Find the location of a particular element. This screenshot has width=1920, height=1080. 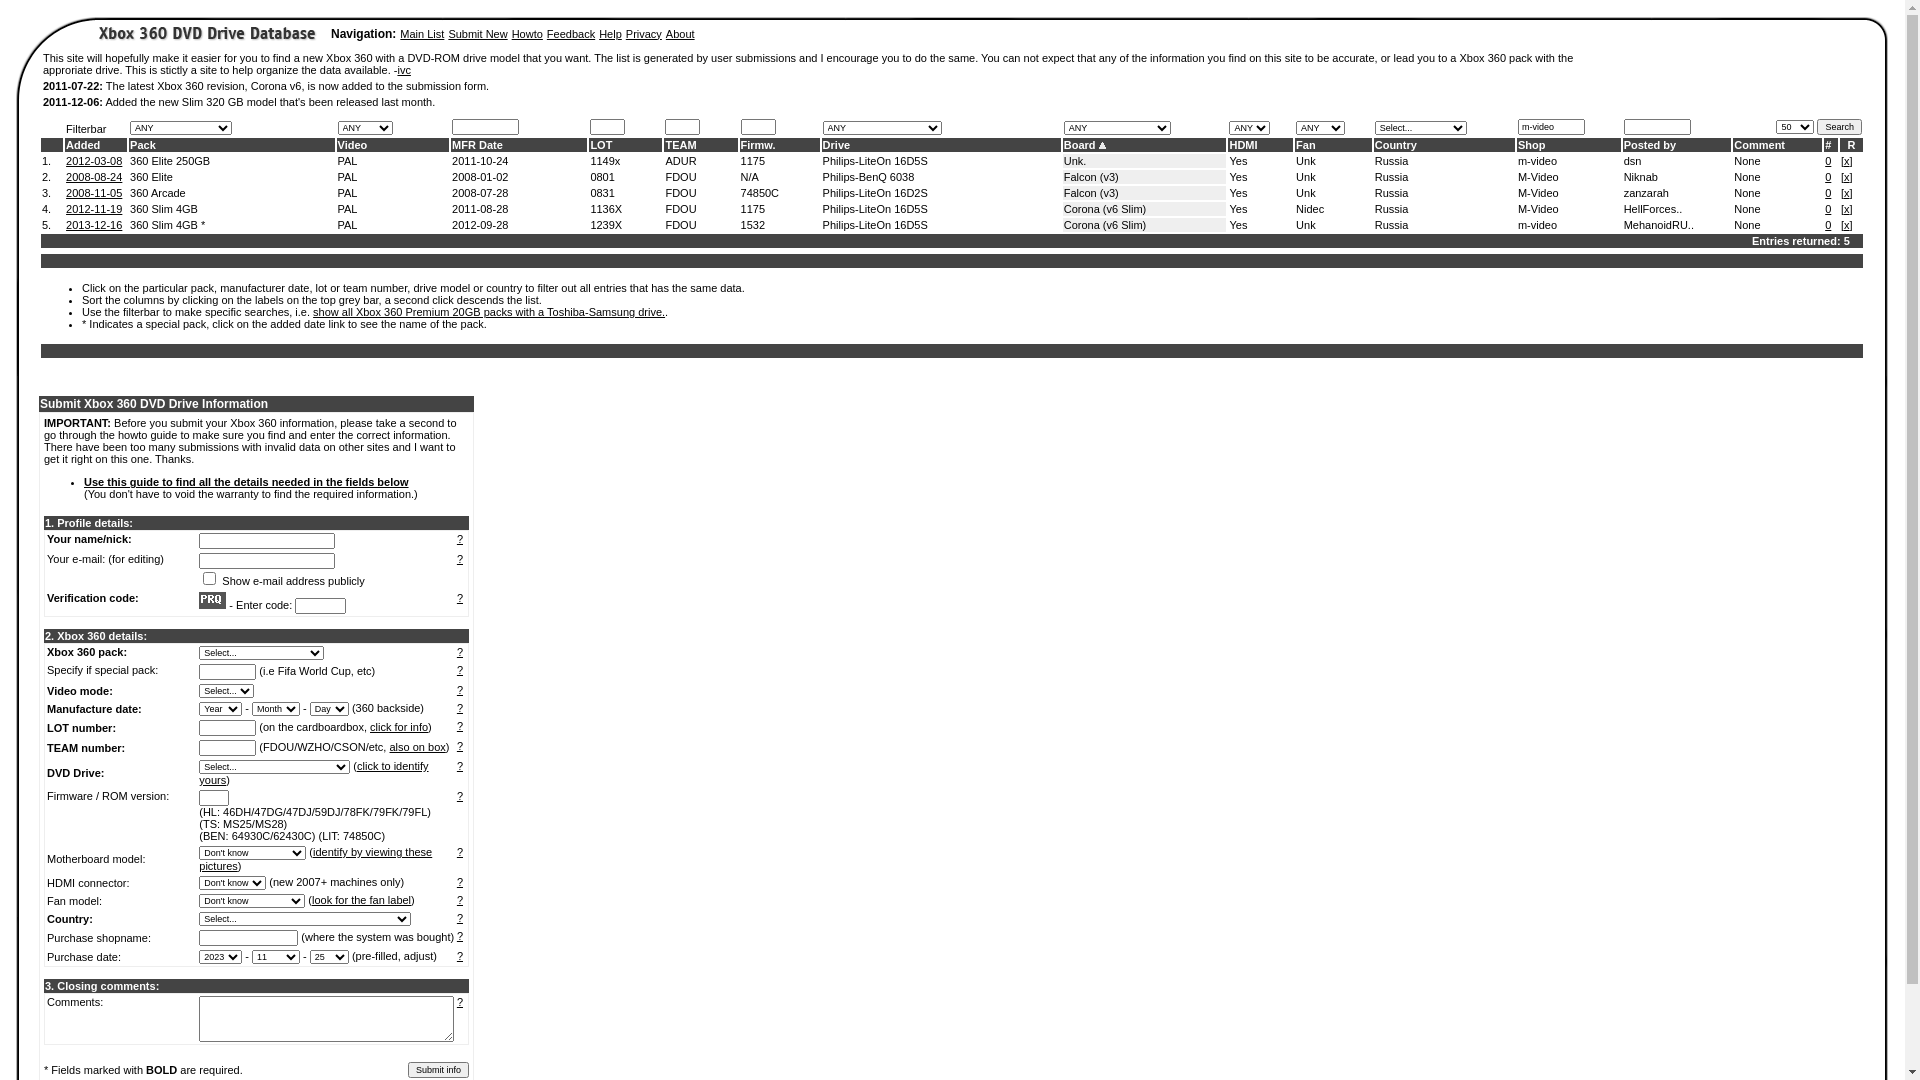

'M-Video' is located at coordinates (1537, 176).